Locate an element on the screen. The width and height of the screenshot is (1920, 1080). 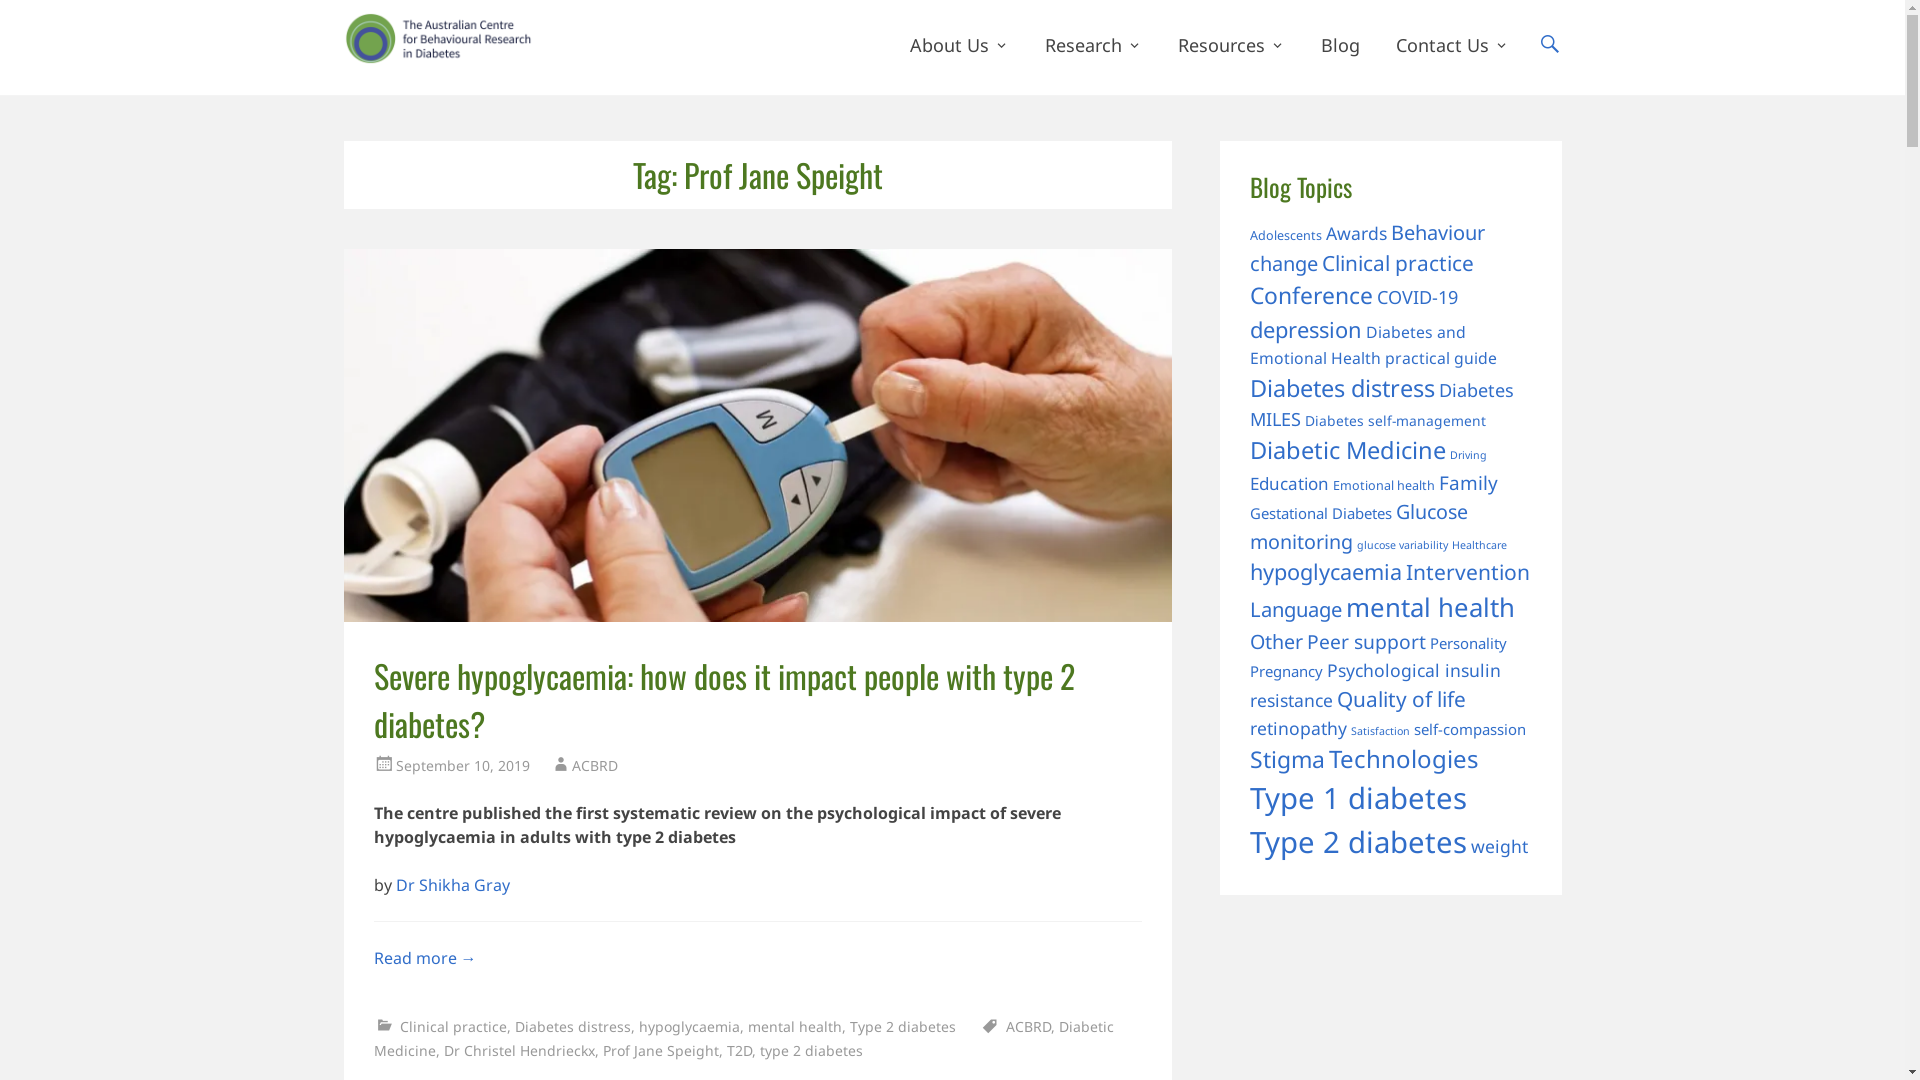
'Diabetes distress' is located at coordinates (1342, 388).